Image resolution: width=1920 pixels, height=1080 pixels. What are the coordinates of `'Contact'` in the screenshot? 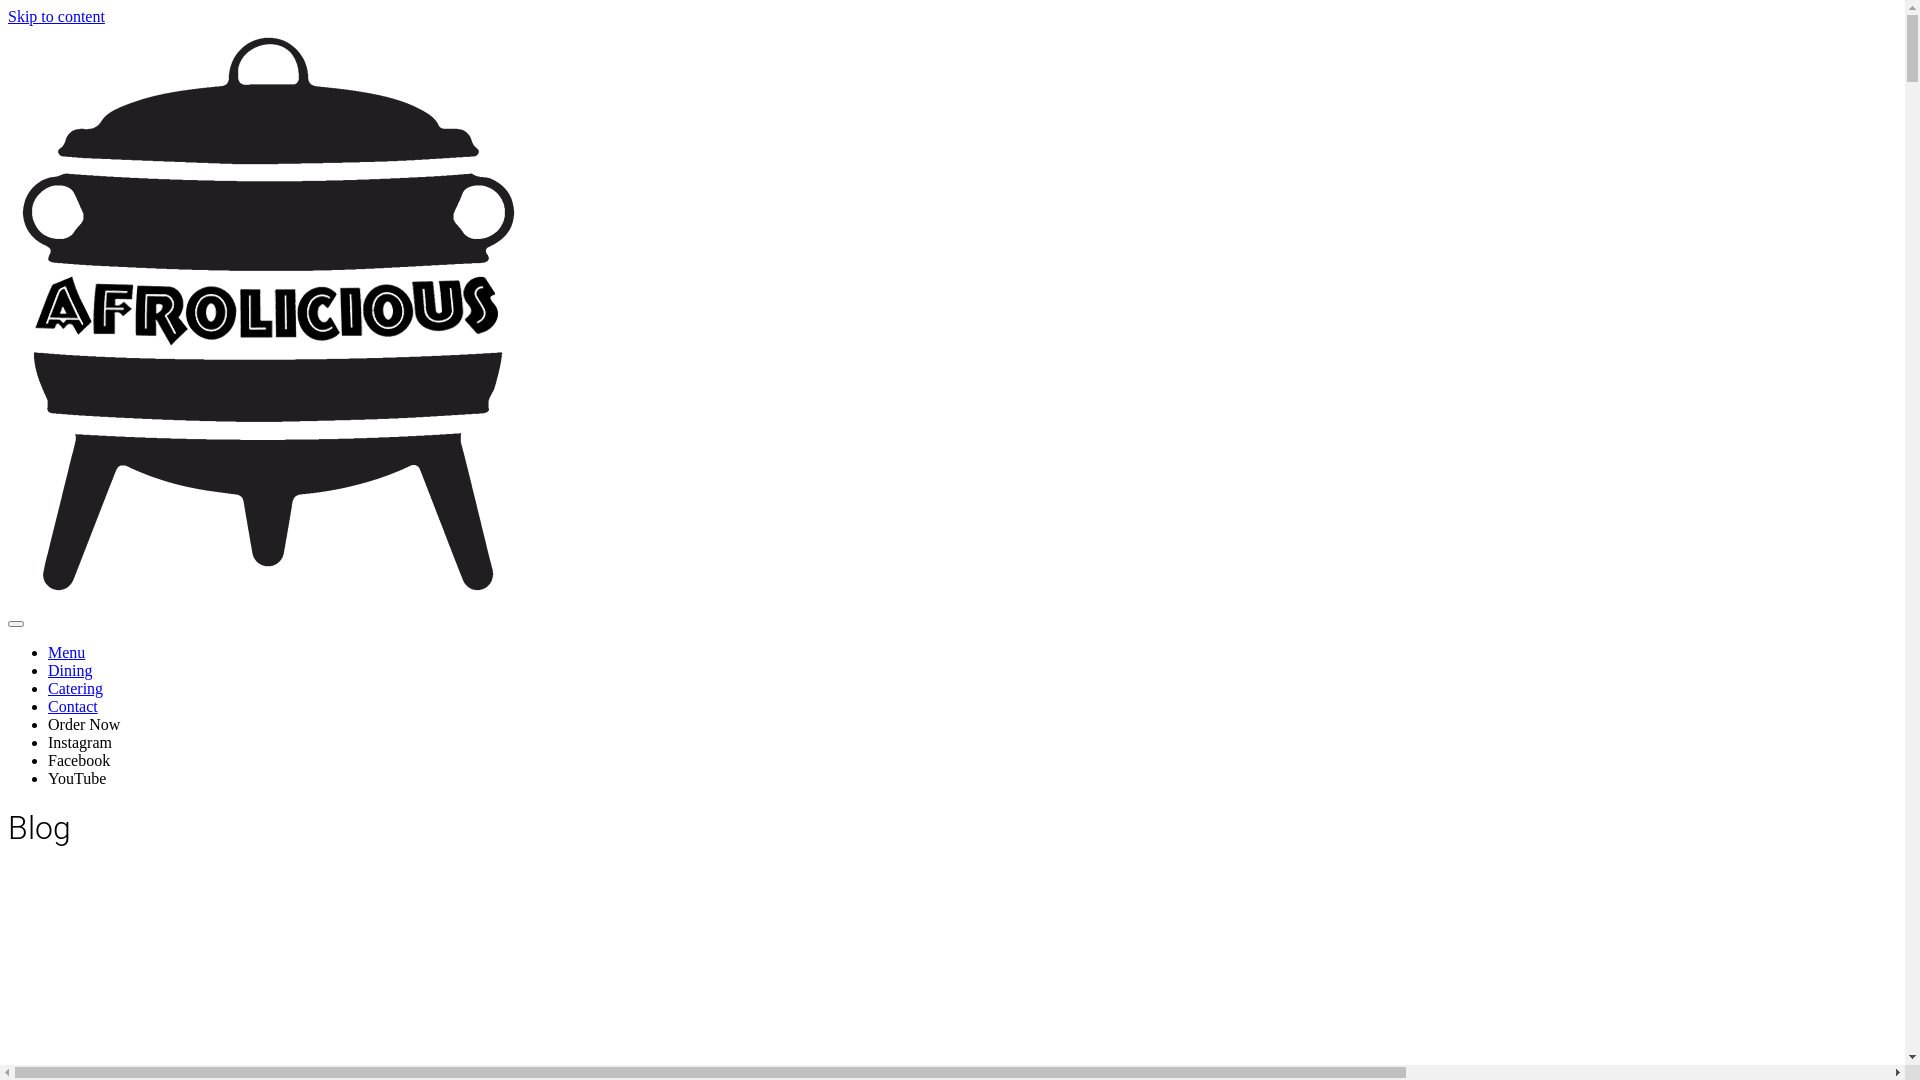 It's located at (48, 705).